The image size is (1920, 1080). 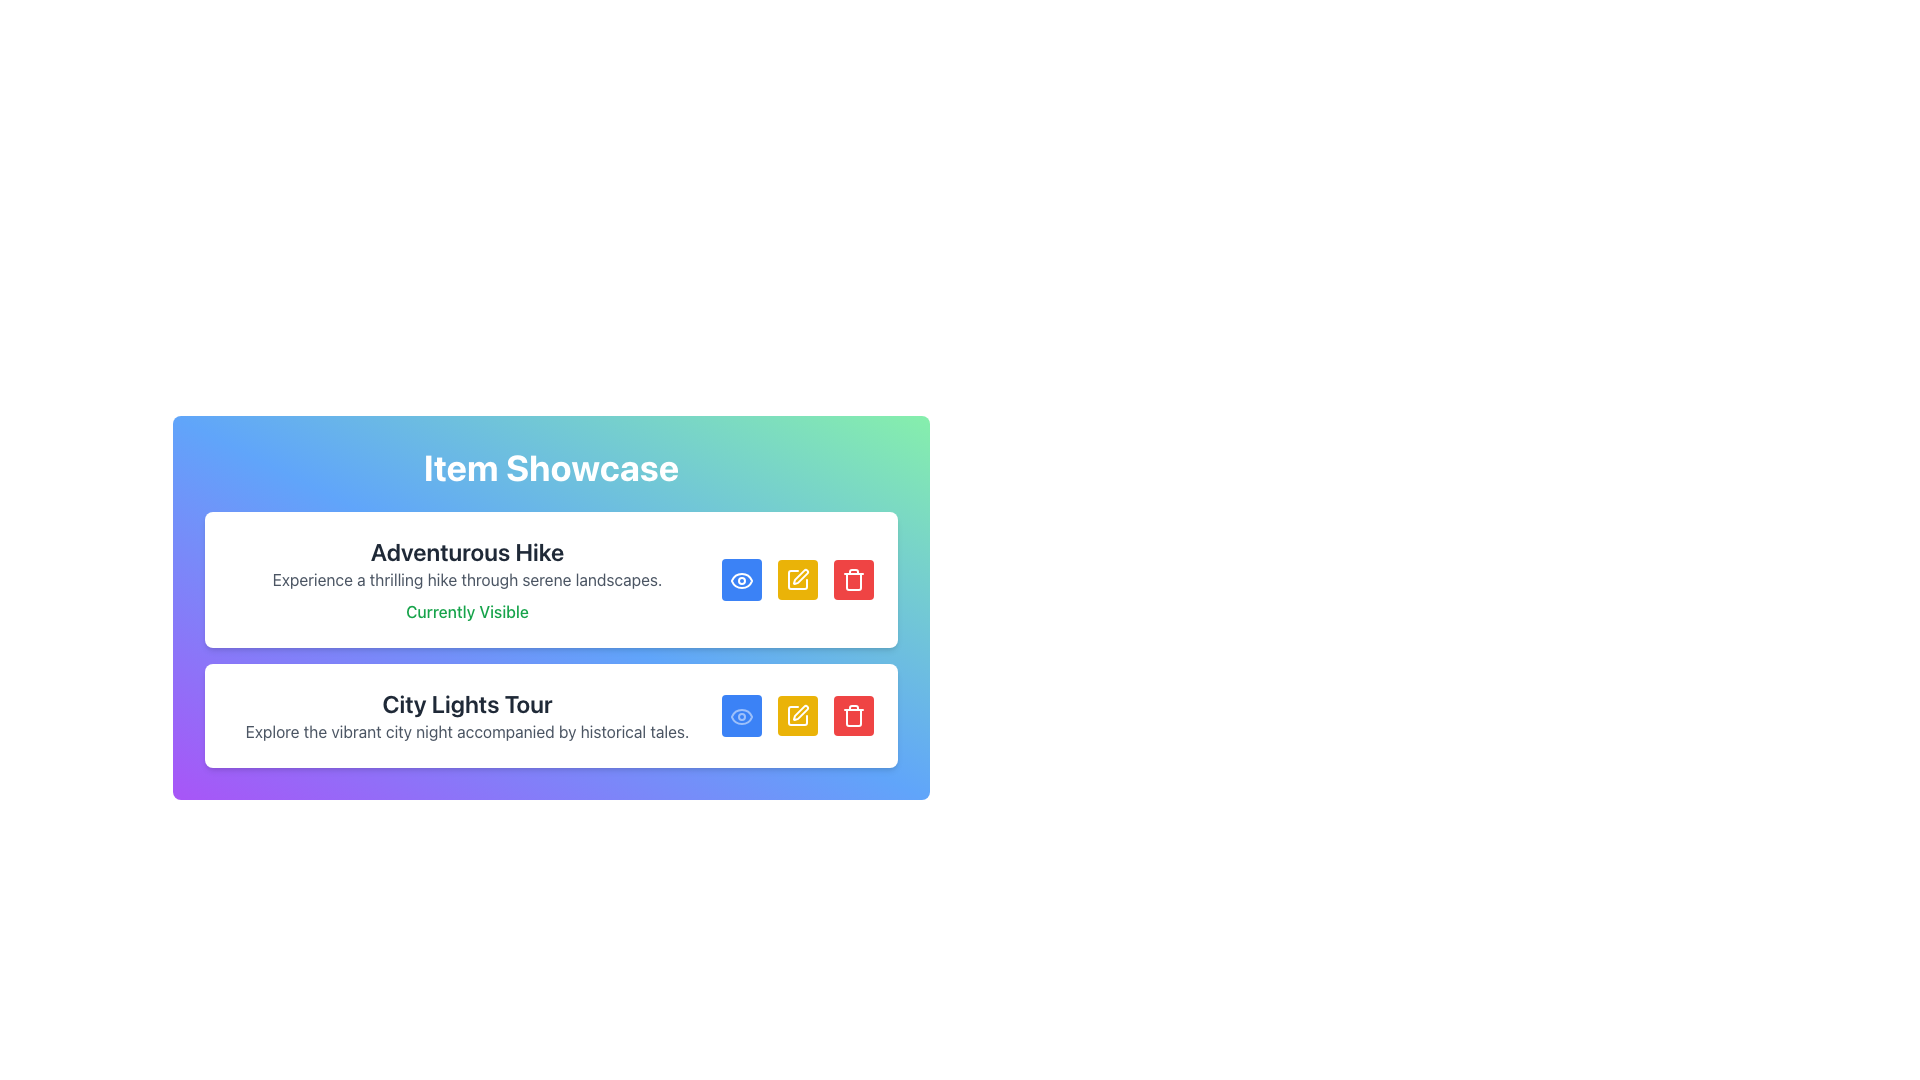 What do you see at coordinates (854, 579) in the screenshot?
I see `the red delete button with a trash bin icon located to the right of the 'Adventurous Hike' description` at bounding box center [854, 579].